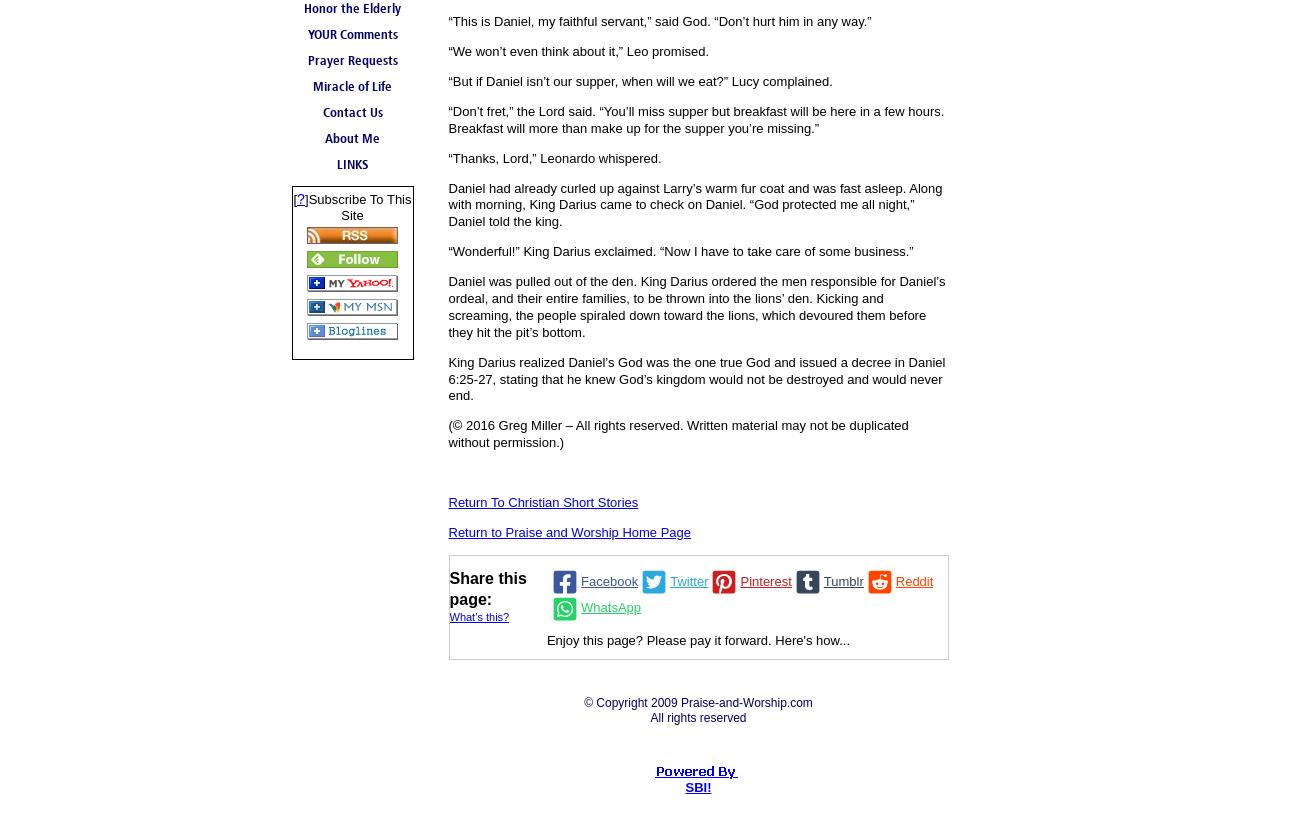 This screenshot has width=1300, height=827. What do you see at coordinates (351, 33) in the screenshot?
I see `'YOUR Comments'` at bounding box center [351, 33].